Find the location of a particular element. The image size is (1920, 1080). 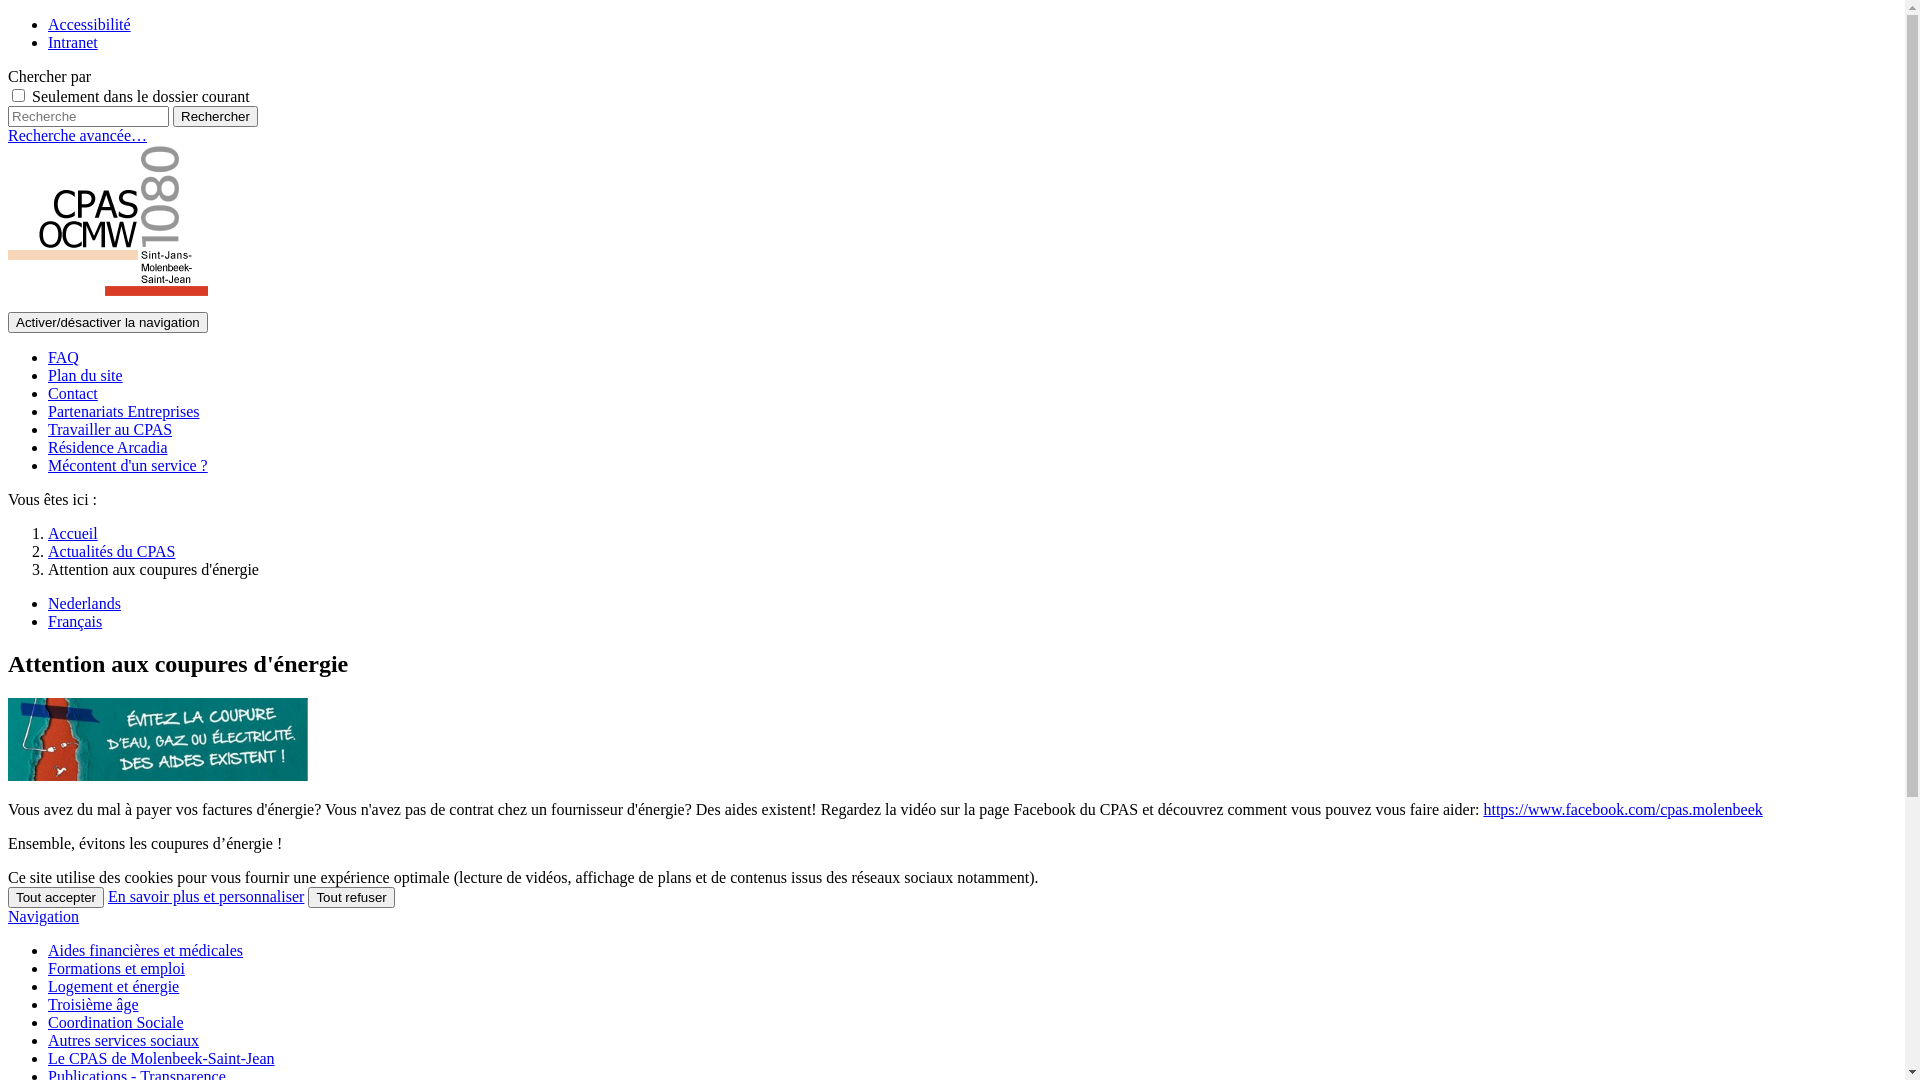

'En savoir plus et personnaliser' is located at coordinates (107, 895).